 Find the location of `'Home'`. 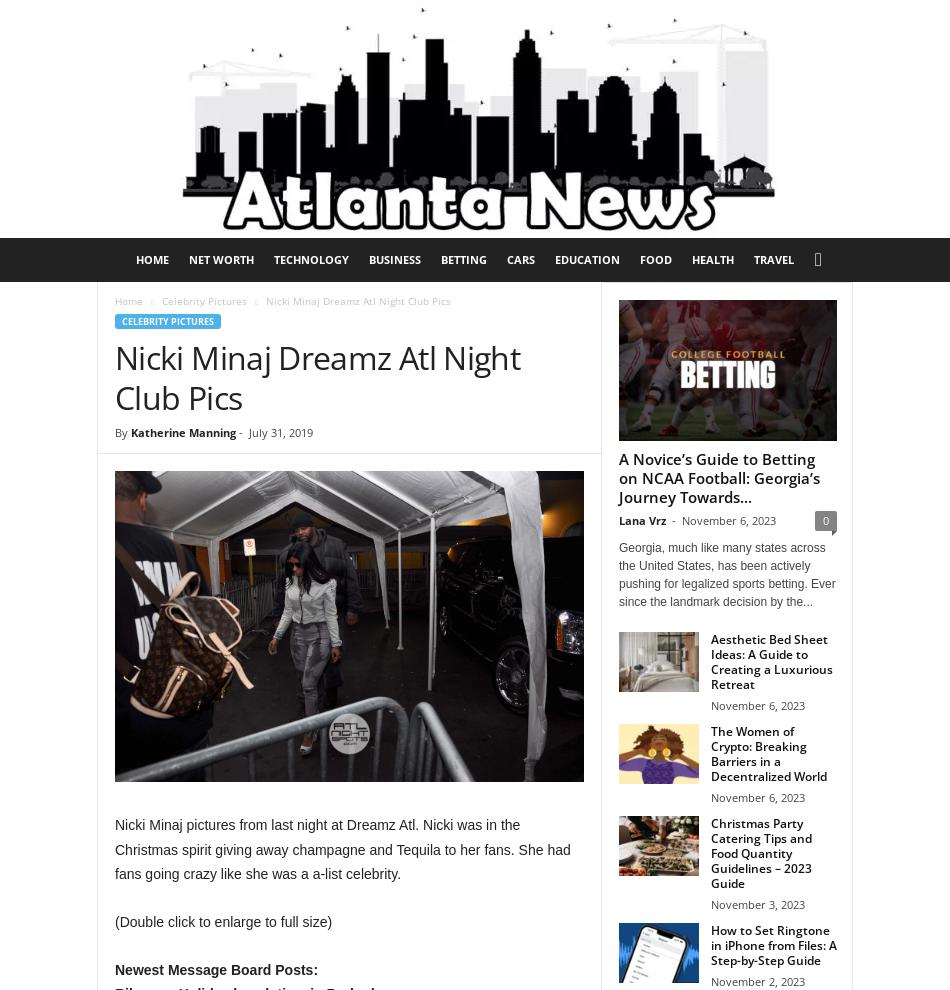

'Home' is located at coordinates (129, 299).